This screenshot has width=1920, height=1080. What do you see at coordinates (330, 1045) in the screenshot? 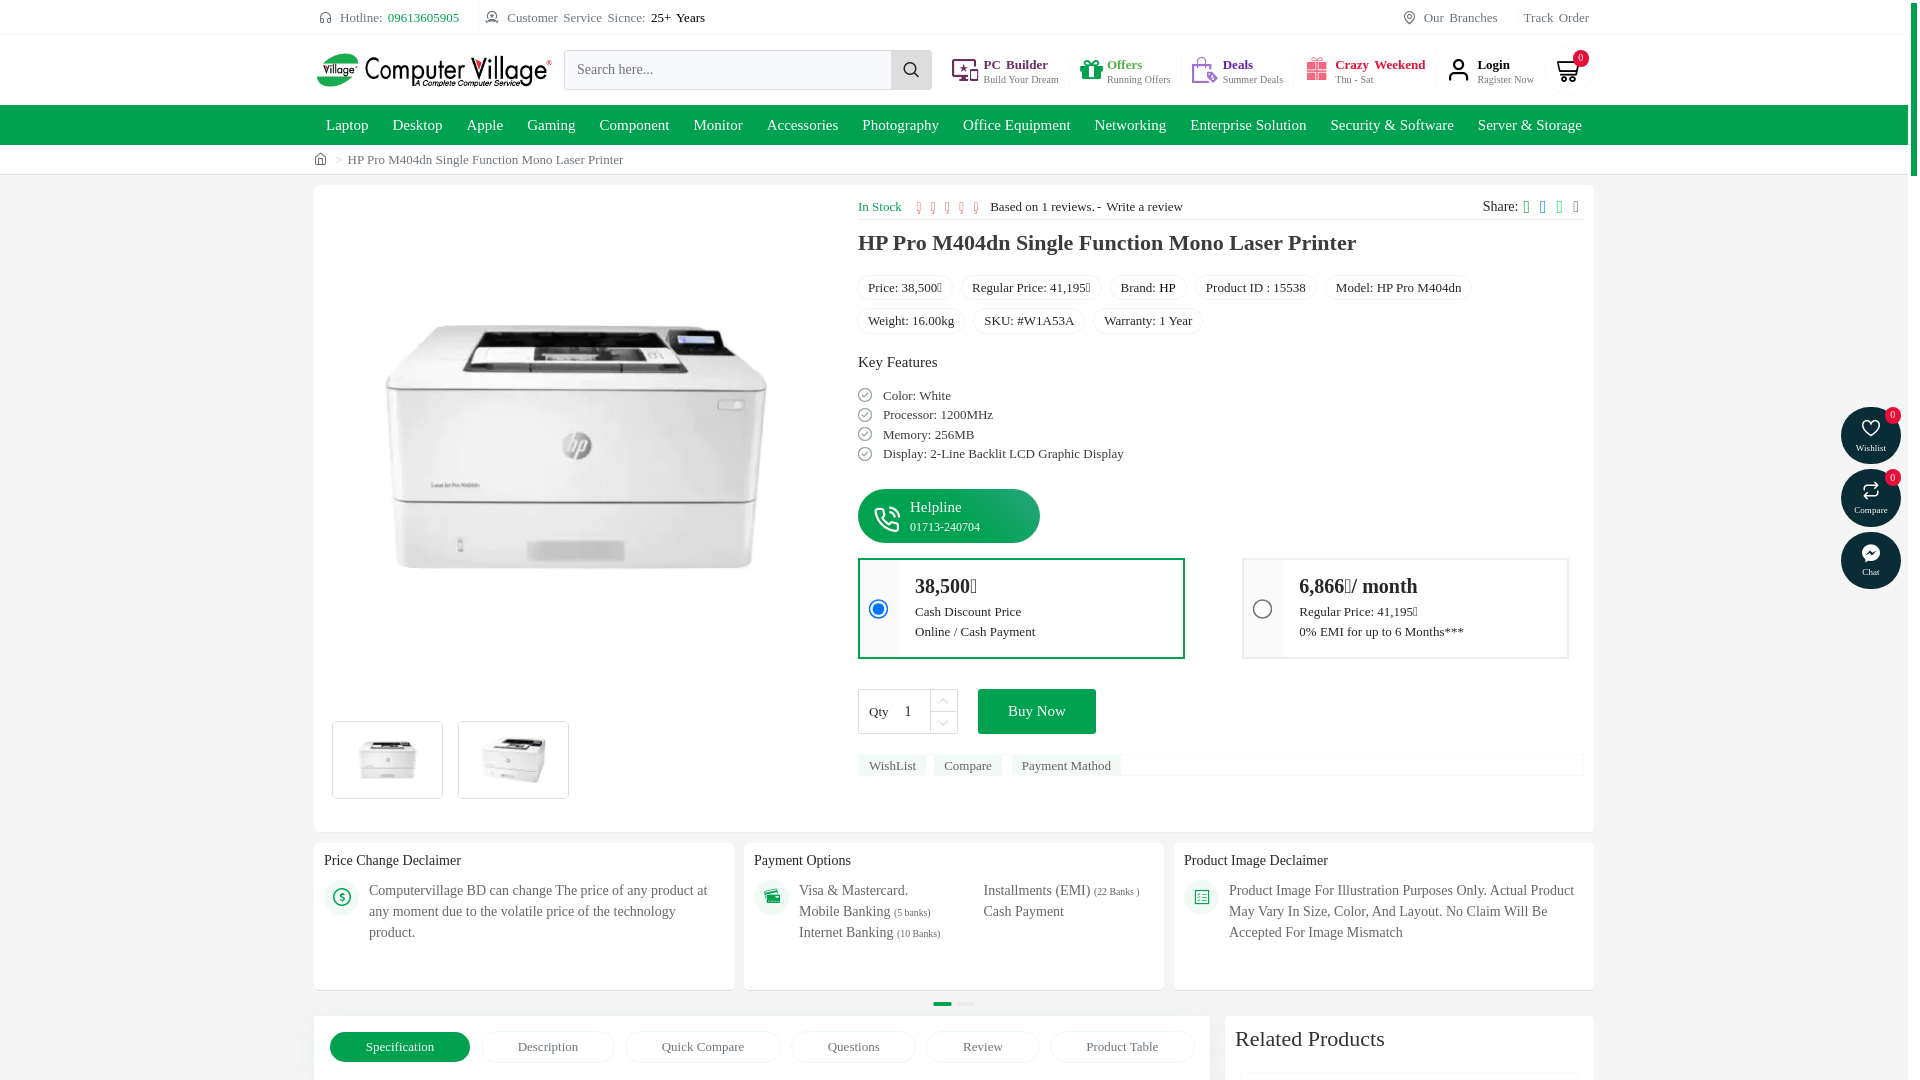
I see `'Specification'` at bounding box center [330, 1045].